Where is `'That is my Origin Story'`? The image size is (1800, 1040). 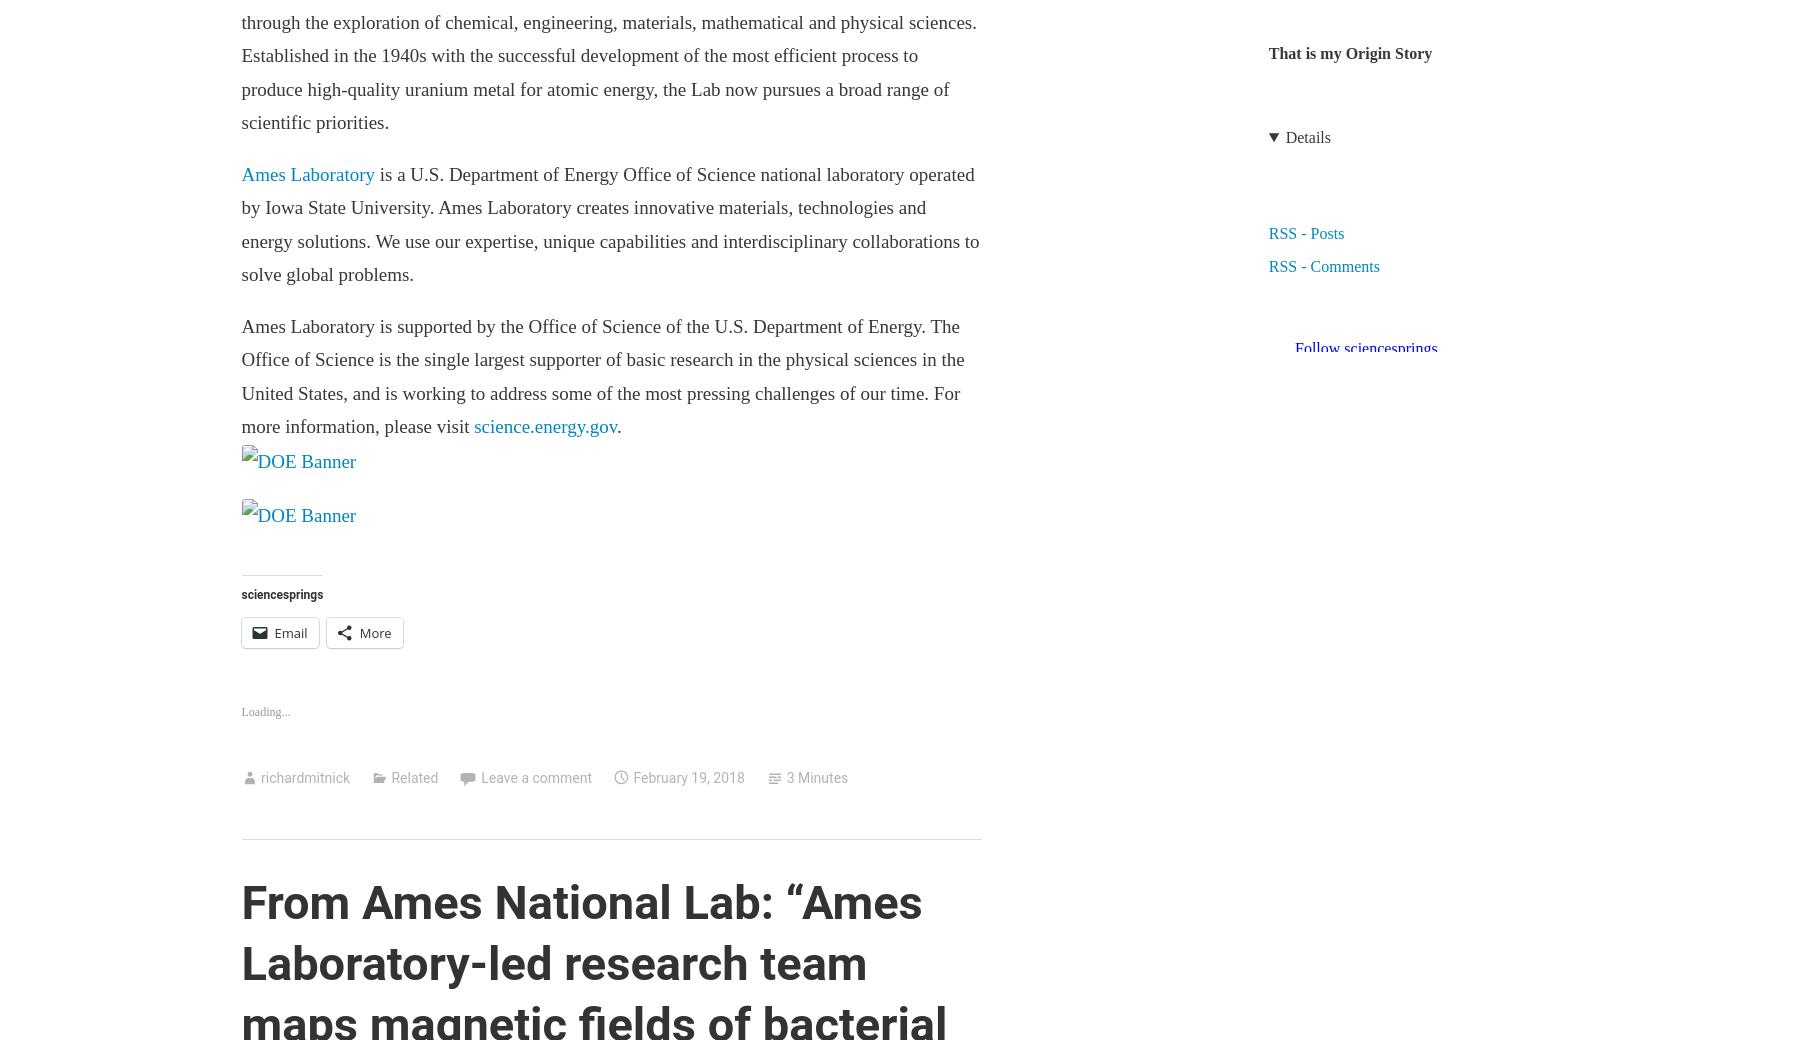
'That is my Origin Story' is located at coordinates (1350, 51).